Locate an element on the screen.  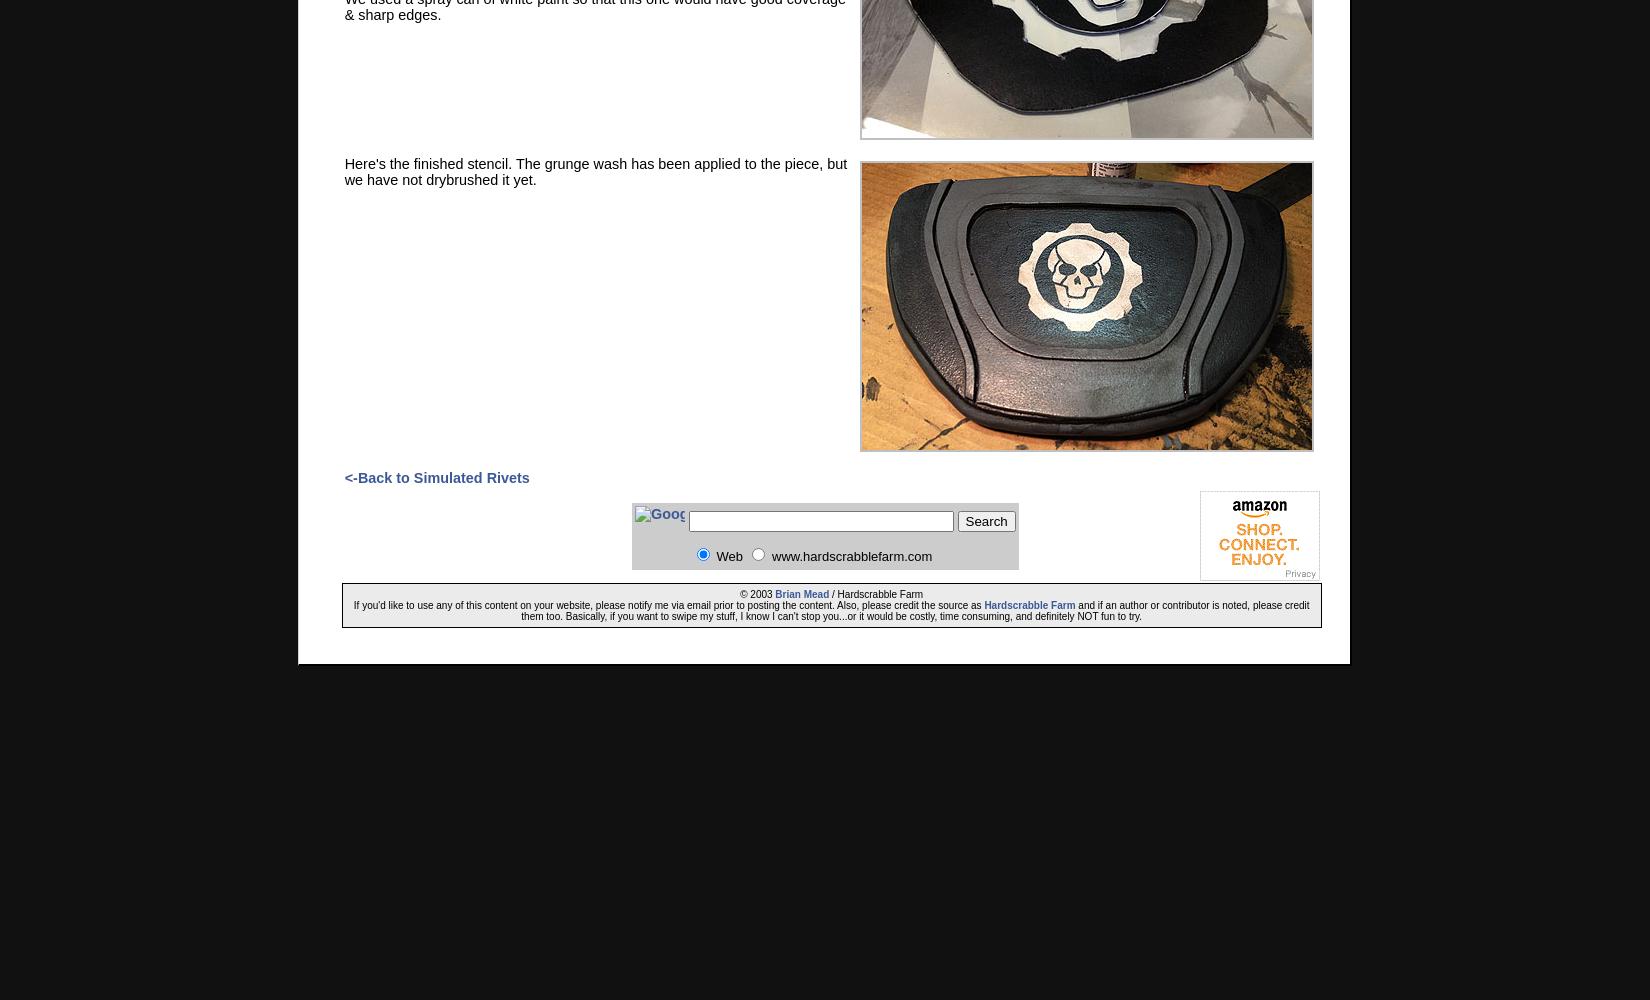
'Hardscrabble
    Farm' is located at coordinates (1029, 604).